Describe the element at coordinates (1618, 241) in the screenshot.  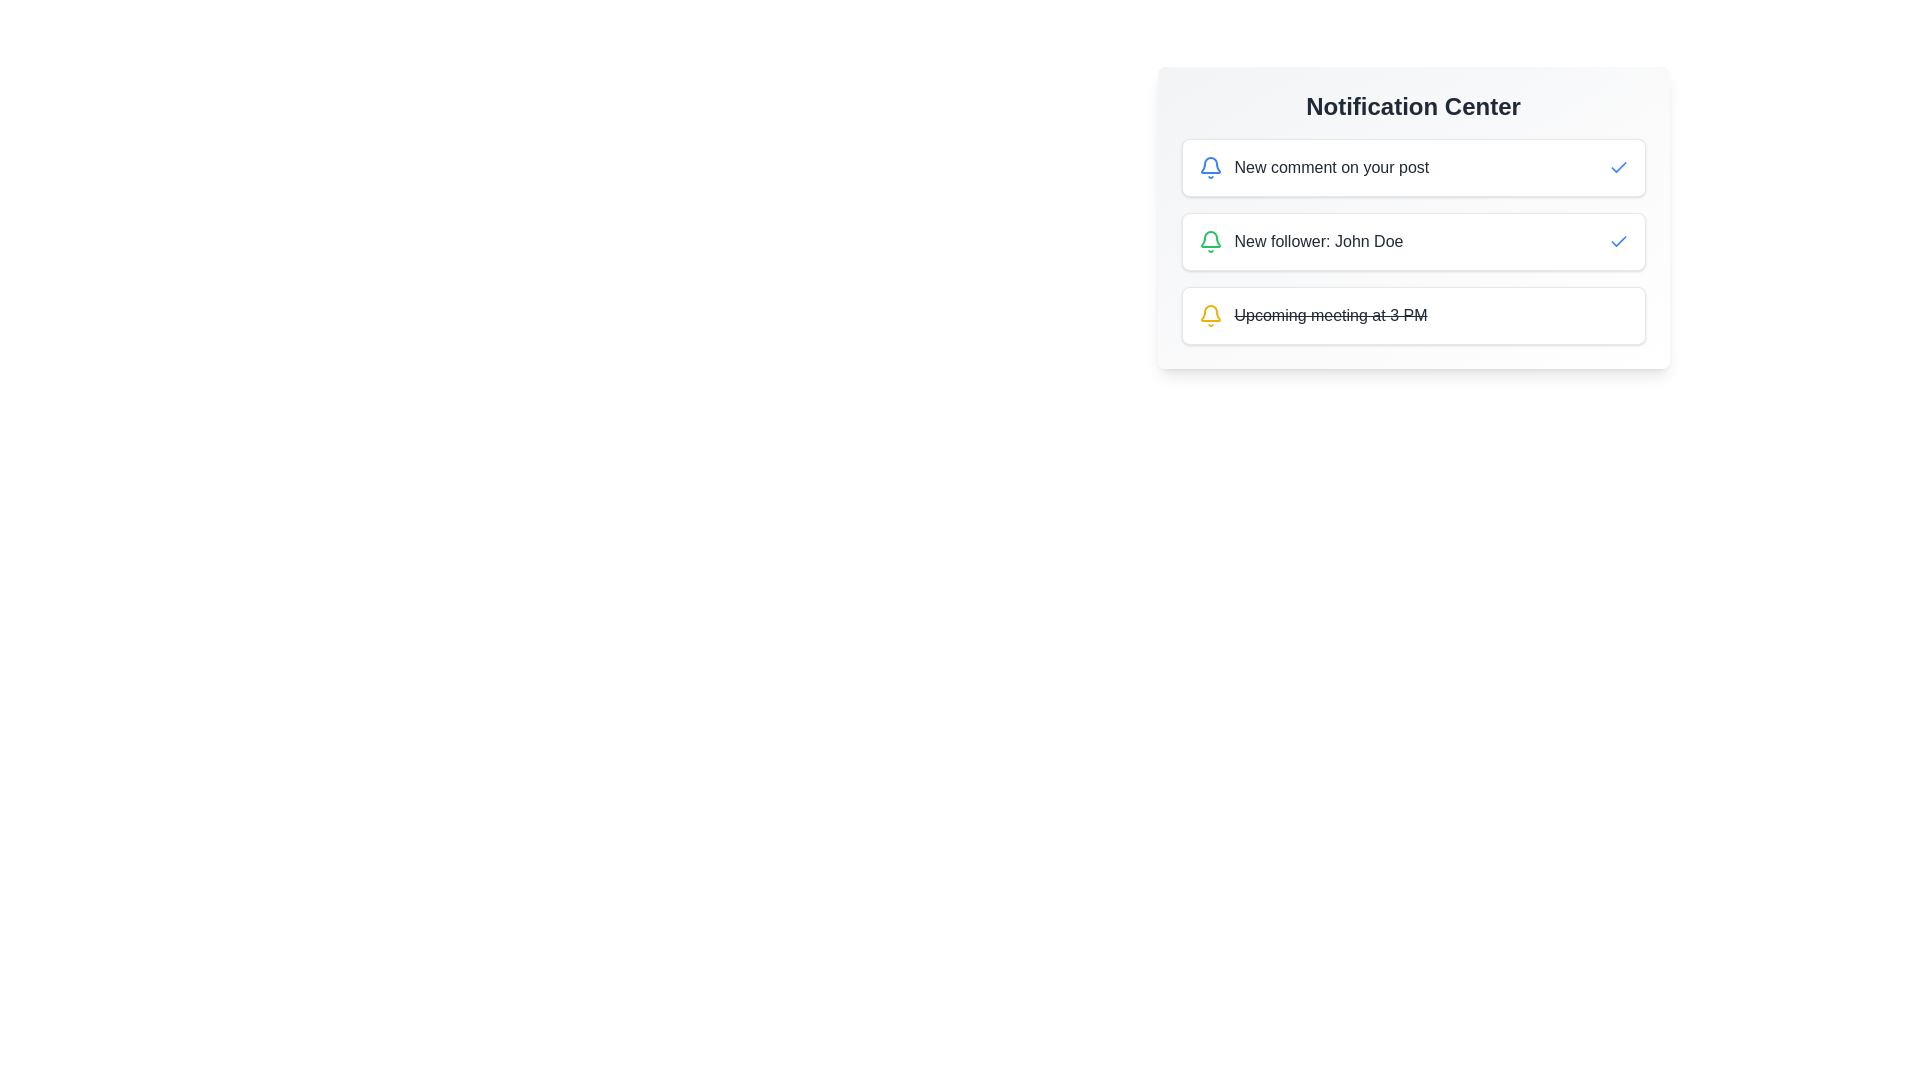
I see `the checkmark icon button with a blue outline located at the far right of the notification card labeled 'New follower: John Doe'` at that location.